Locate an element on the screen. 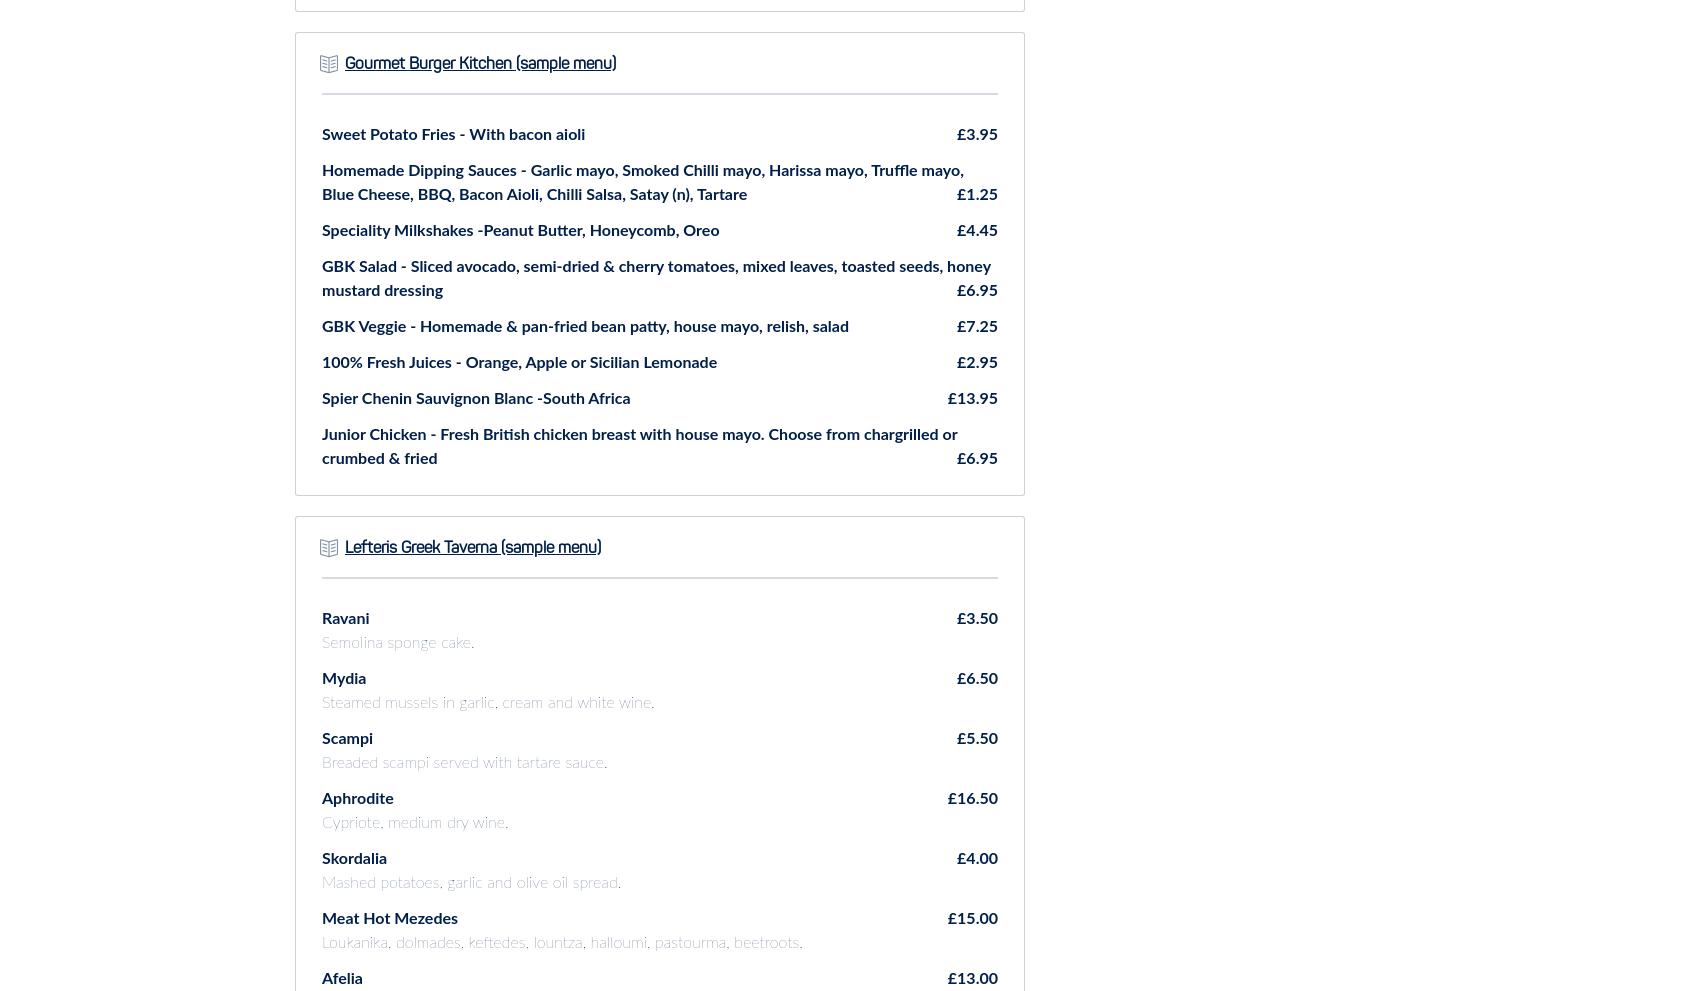  '£3.95' is located at coordinates (956, 132).